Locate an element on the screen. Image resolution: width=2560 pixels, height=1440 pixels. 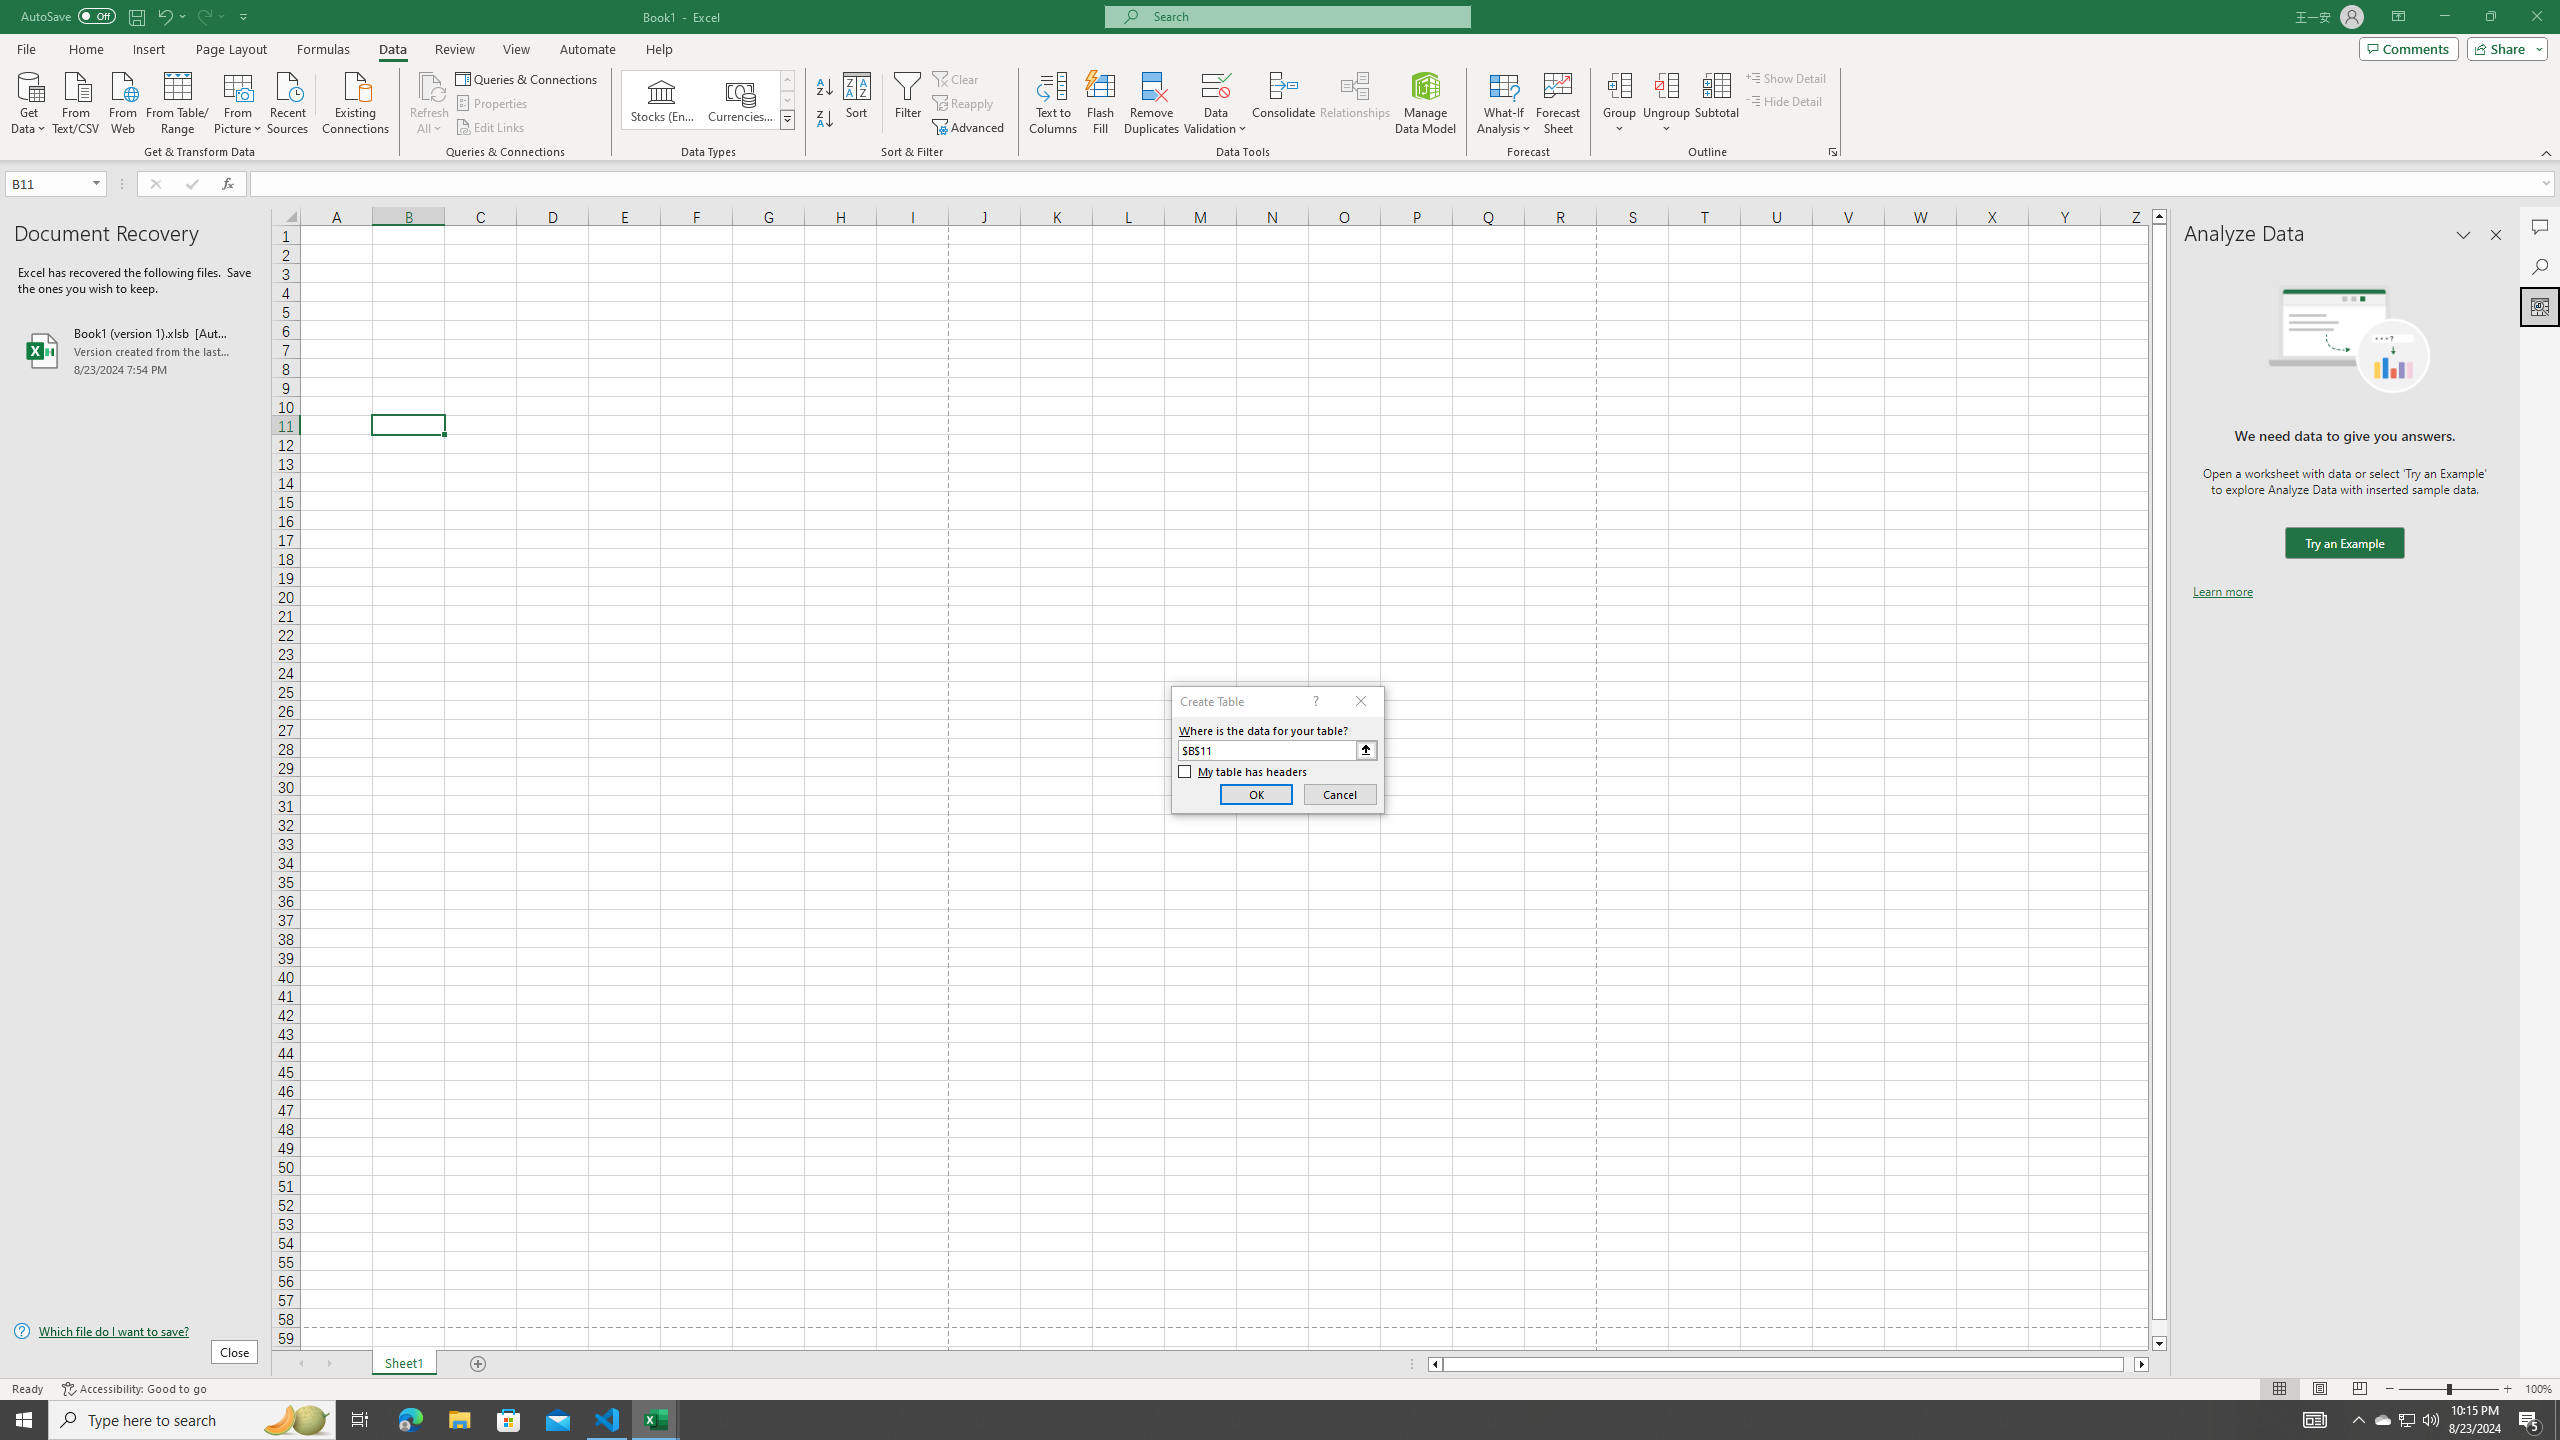
'Reapply' is located at coordinates (965, 103).